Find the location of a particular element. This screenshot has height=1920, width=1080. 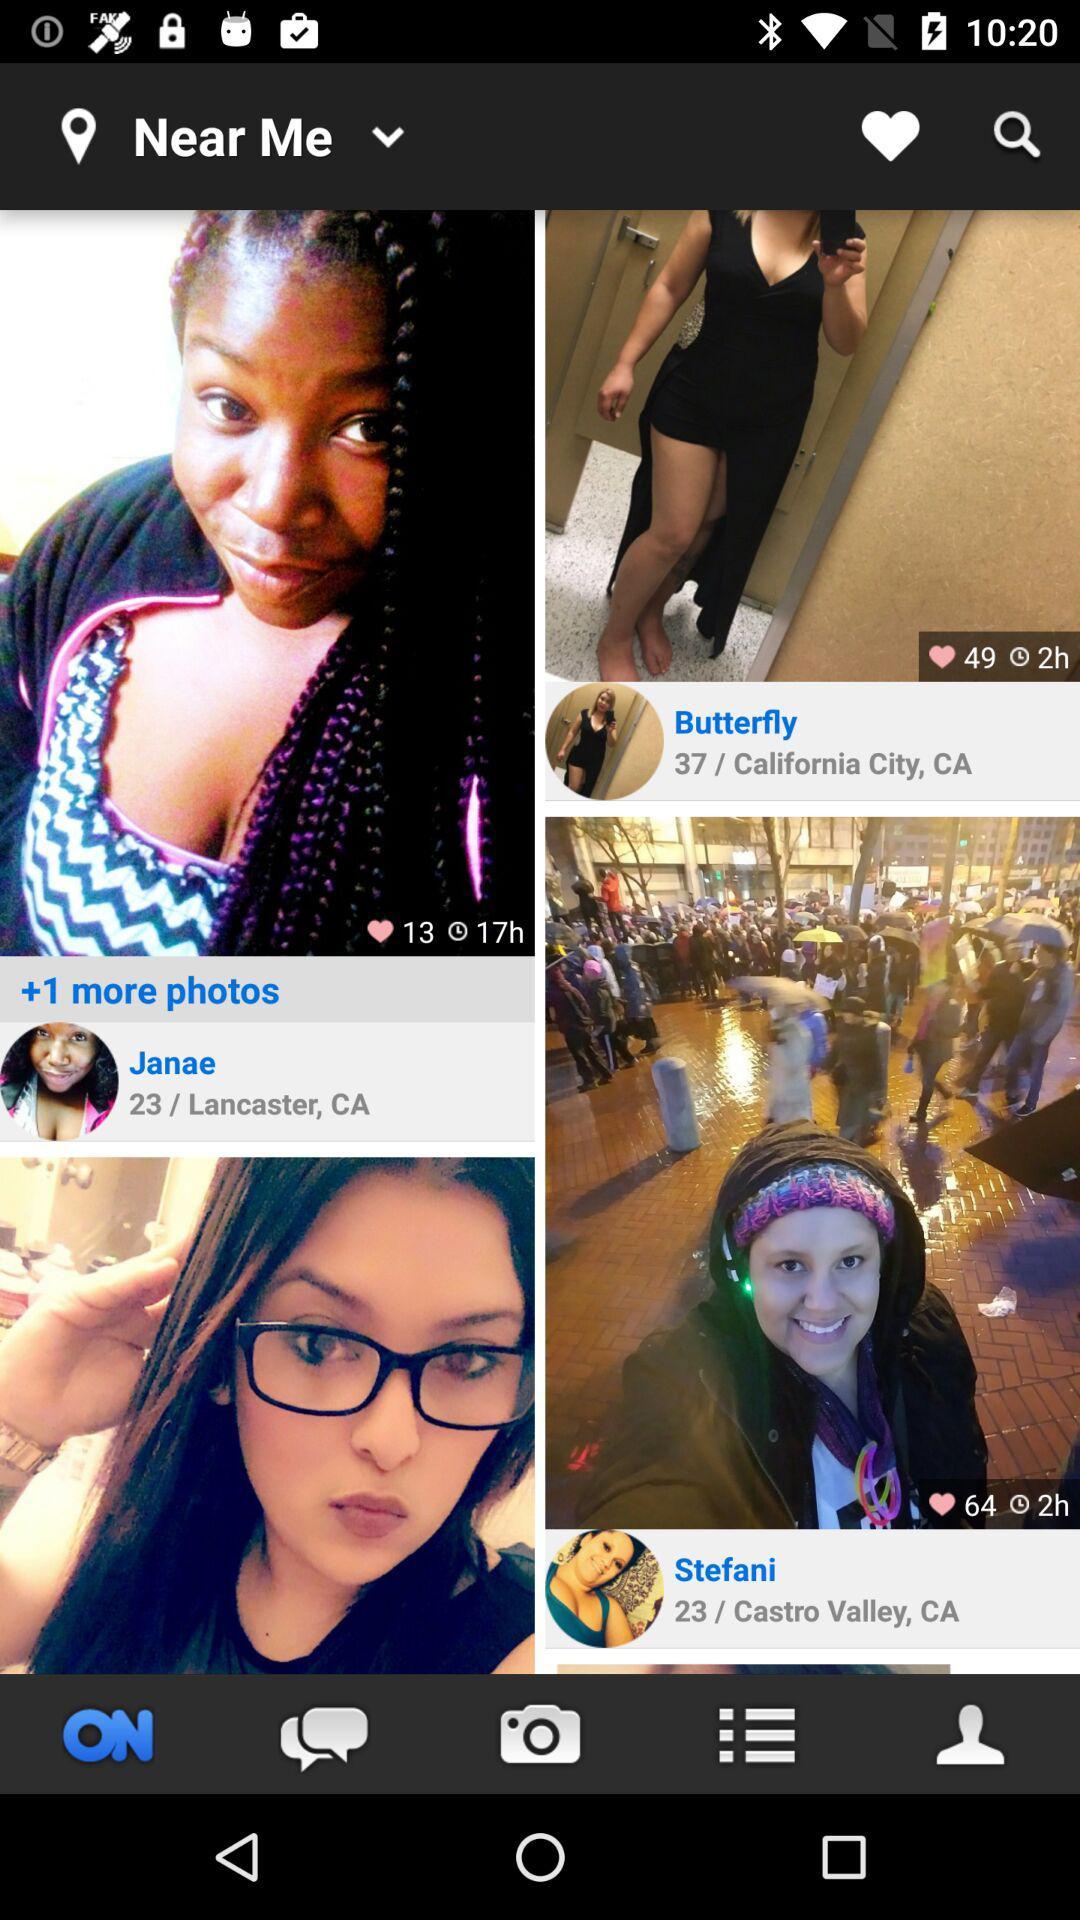

the +1 more photos item is located at coordinates (266, 989).